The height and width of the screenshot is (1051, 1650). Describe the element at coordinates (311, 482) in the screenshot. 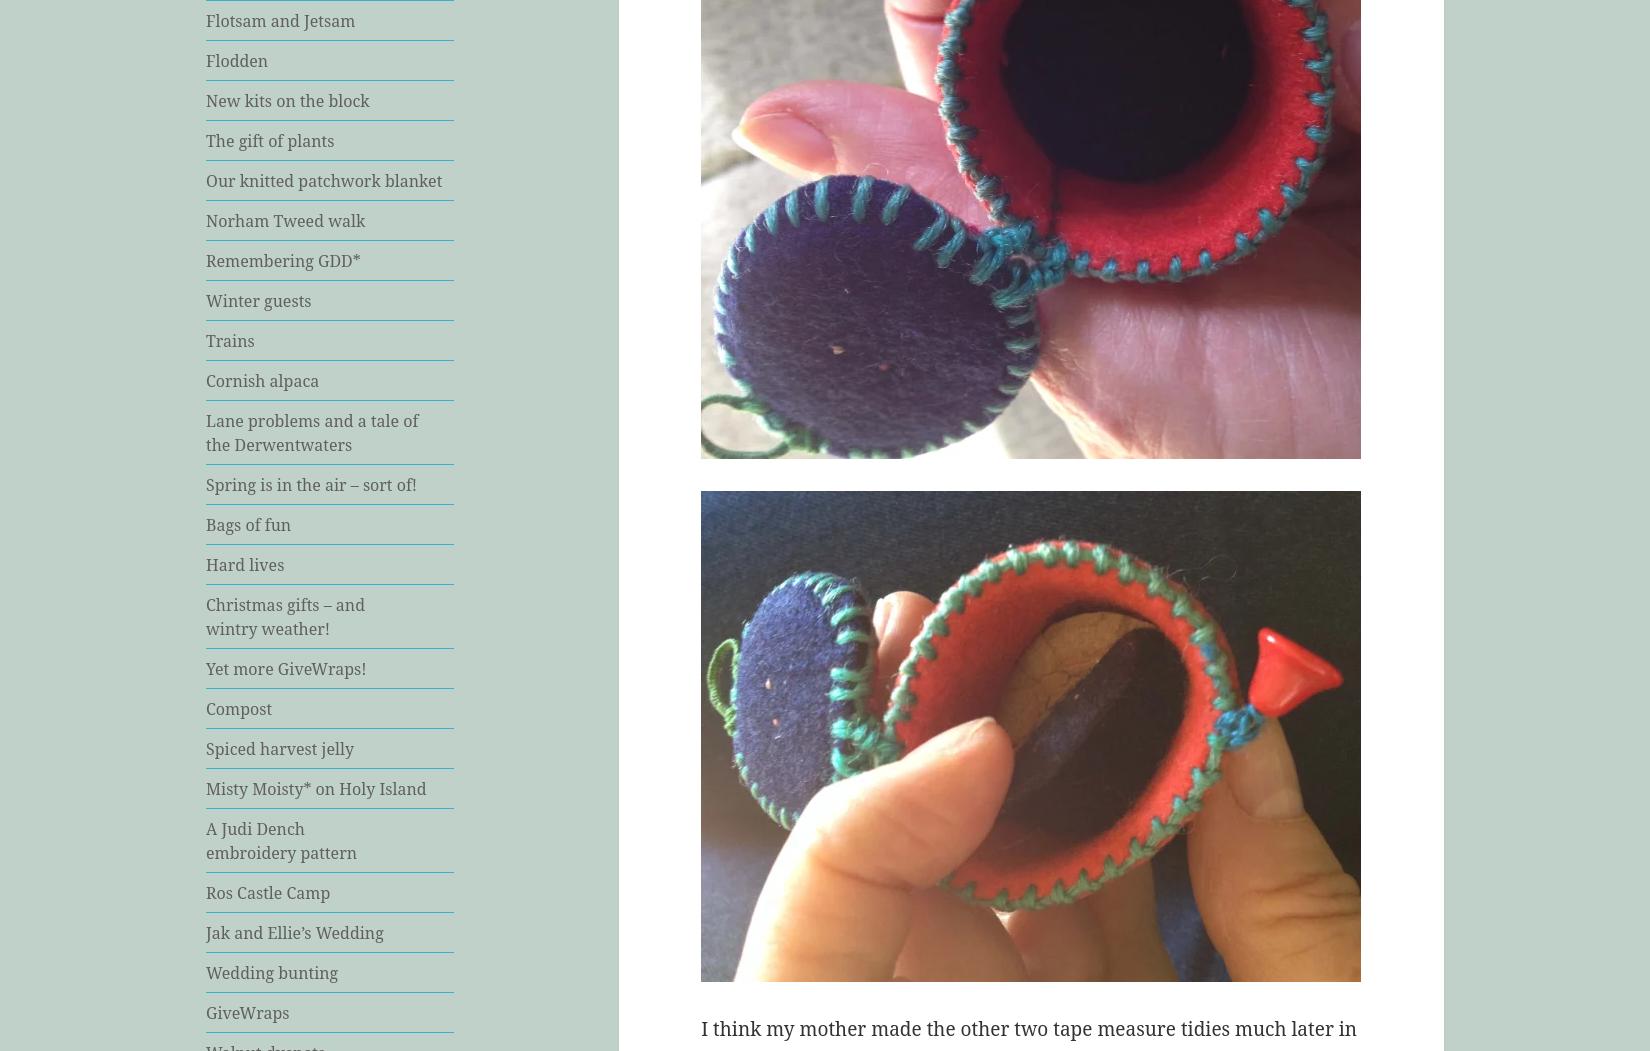

I see `'Spring is in the air – sort of!'` at that location.